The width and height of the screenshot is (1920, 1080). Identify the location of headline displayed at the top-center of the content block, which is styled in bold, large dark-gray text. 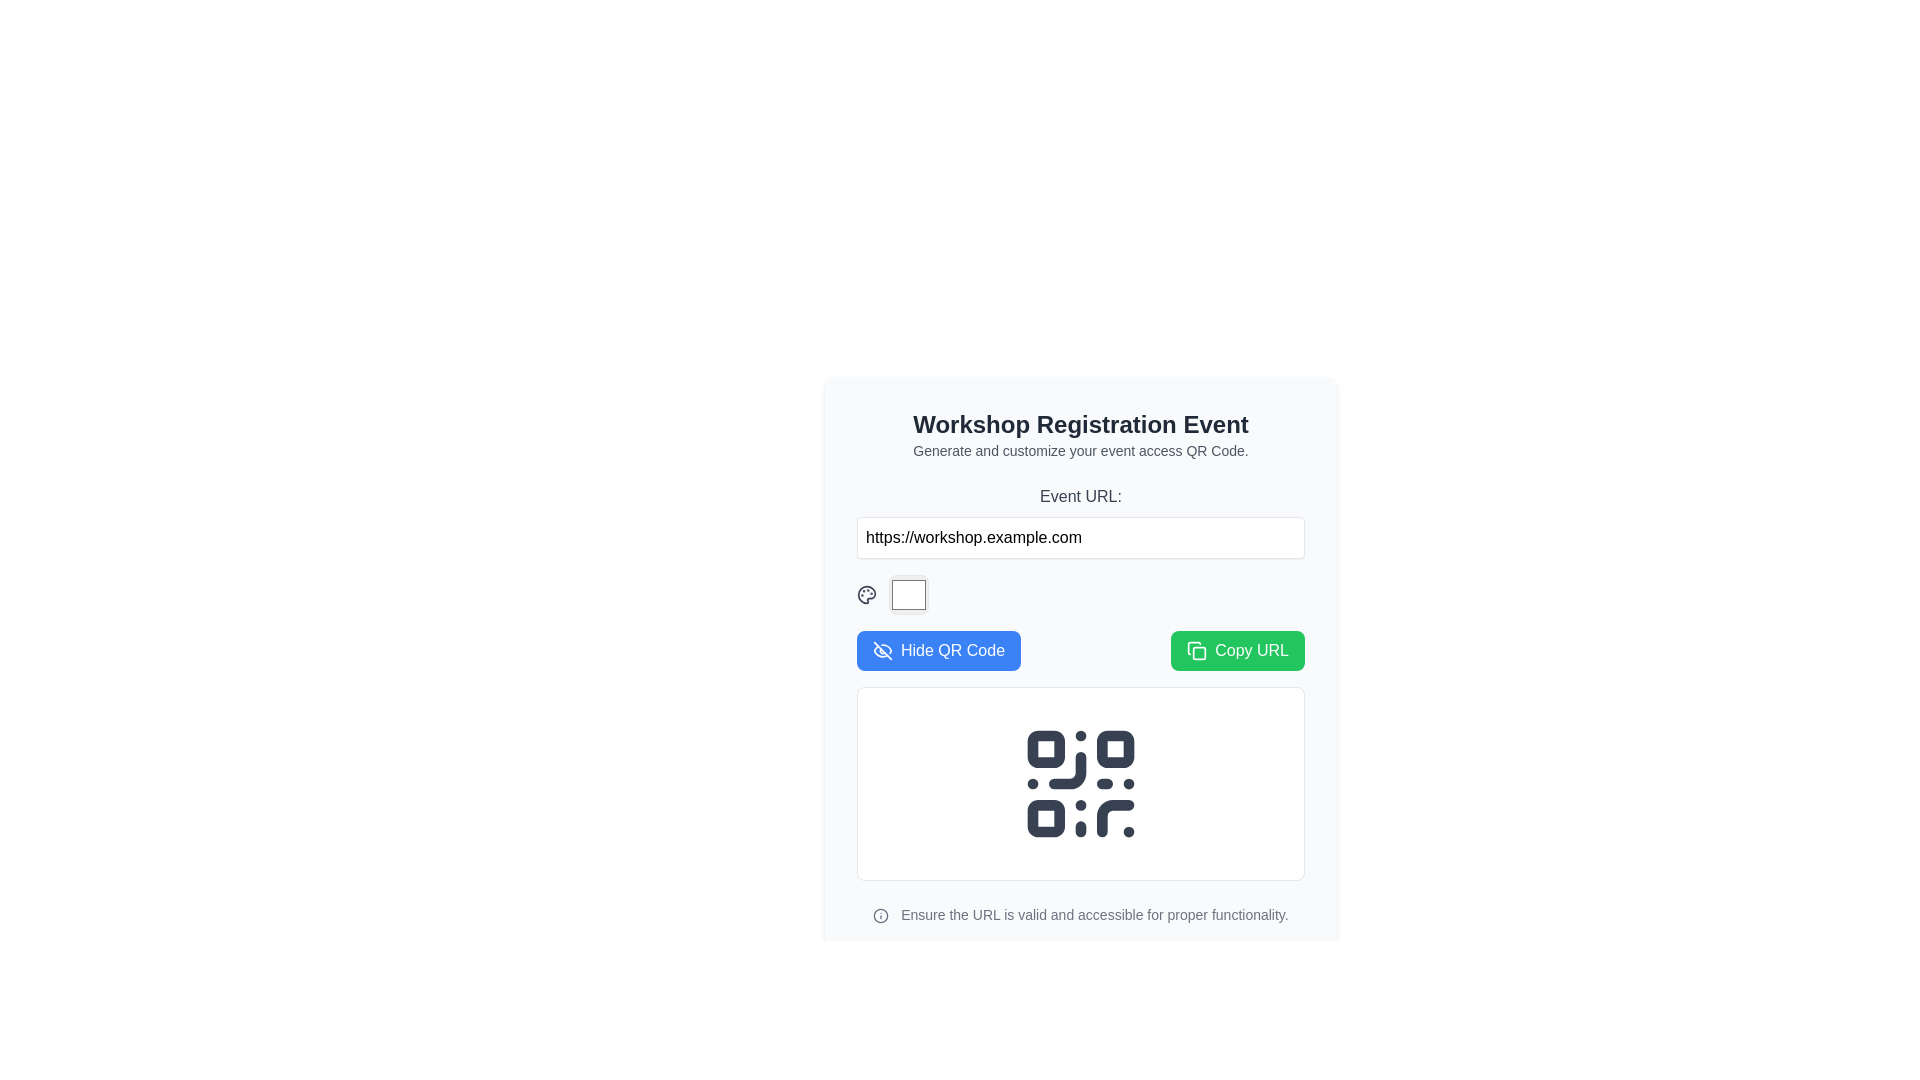
(1079, 423).